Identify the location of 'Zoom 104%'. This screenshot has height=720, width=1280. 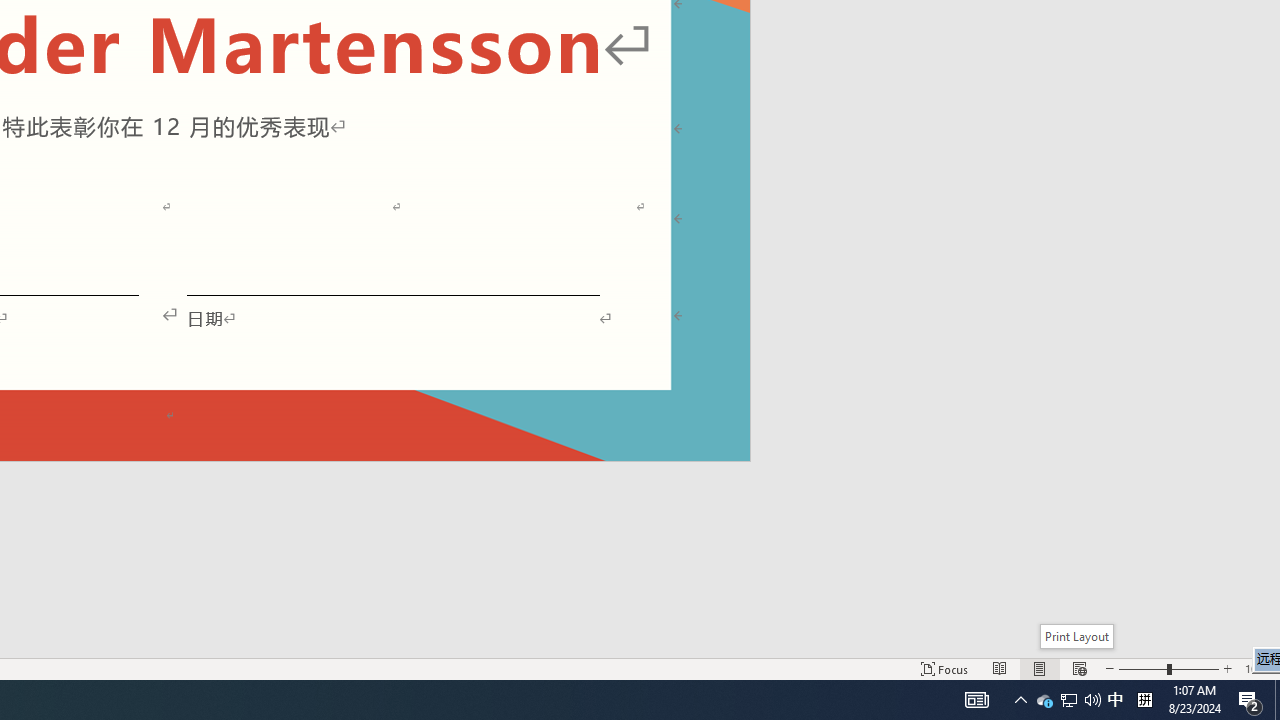
(1257, 669).